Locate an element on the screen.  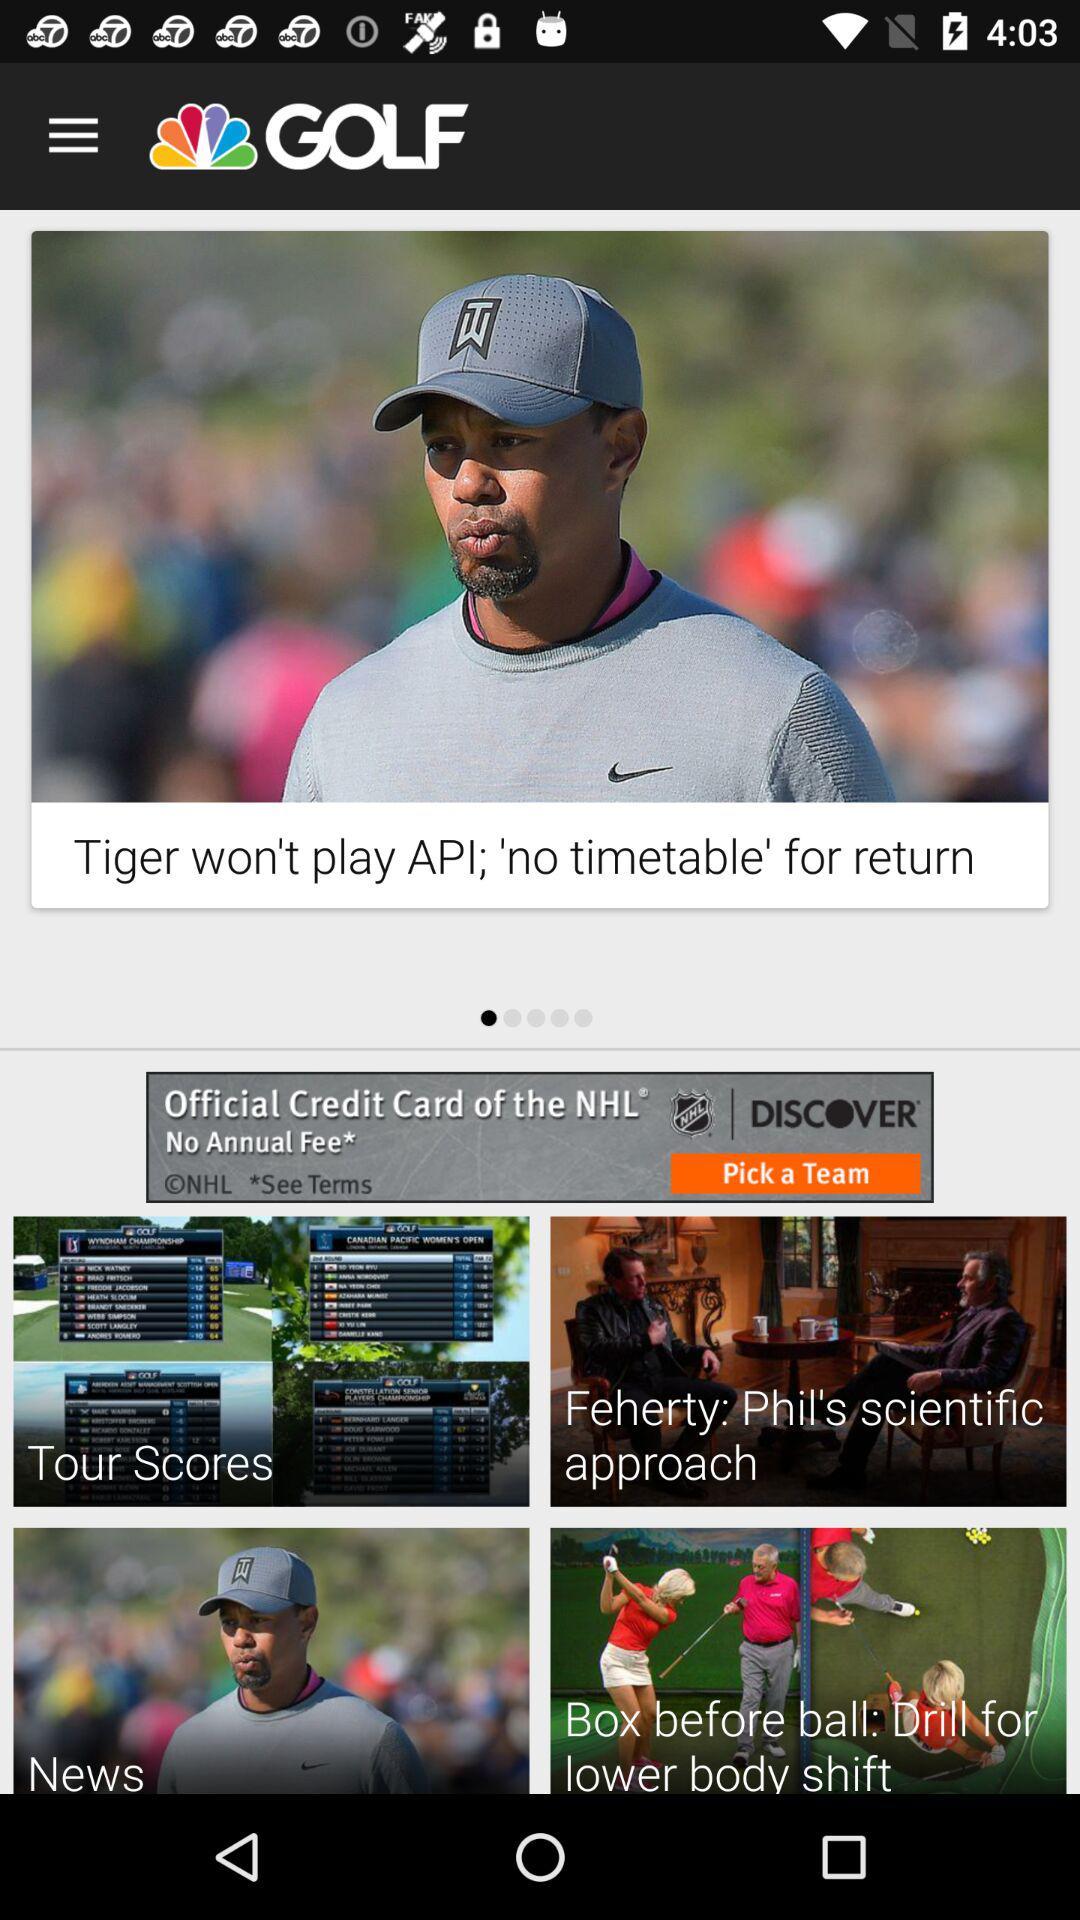
open advertisement is located at coordinates (540, 1137).